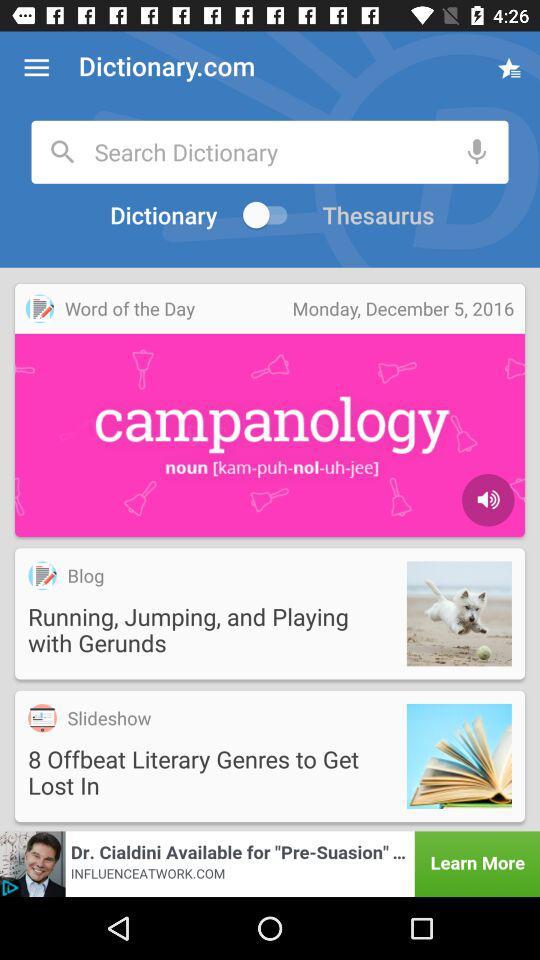 This screenshot has width=540, height=960. I want to click on the video which is under the text dictionary, so click(270, 409).